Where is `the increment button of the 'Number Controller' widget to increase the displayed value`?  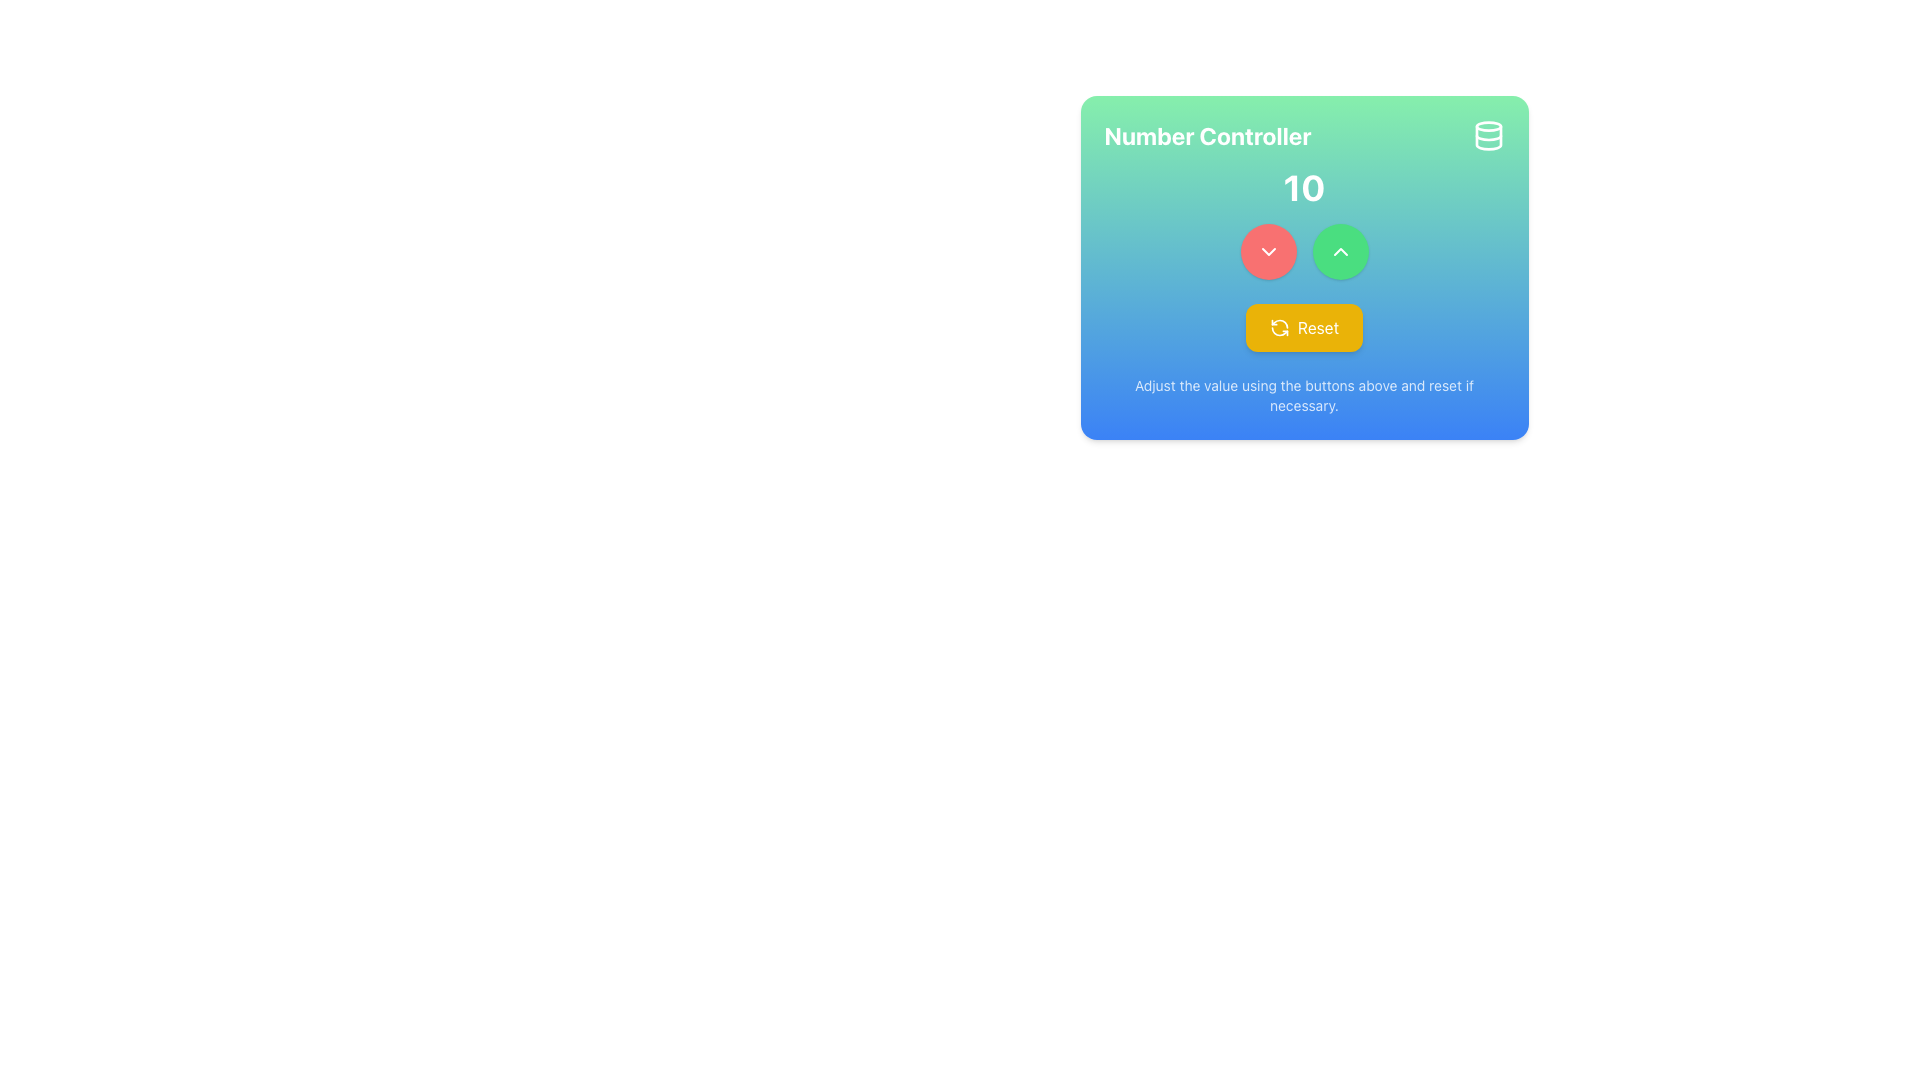
the increment button of the 'Number Controller' widget to increase the displayed value is located at coordinates (1304, 266).